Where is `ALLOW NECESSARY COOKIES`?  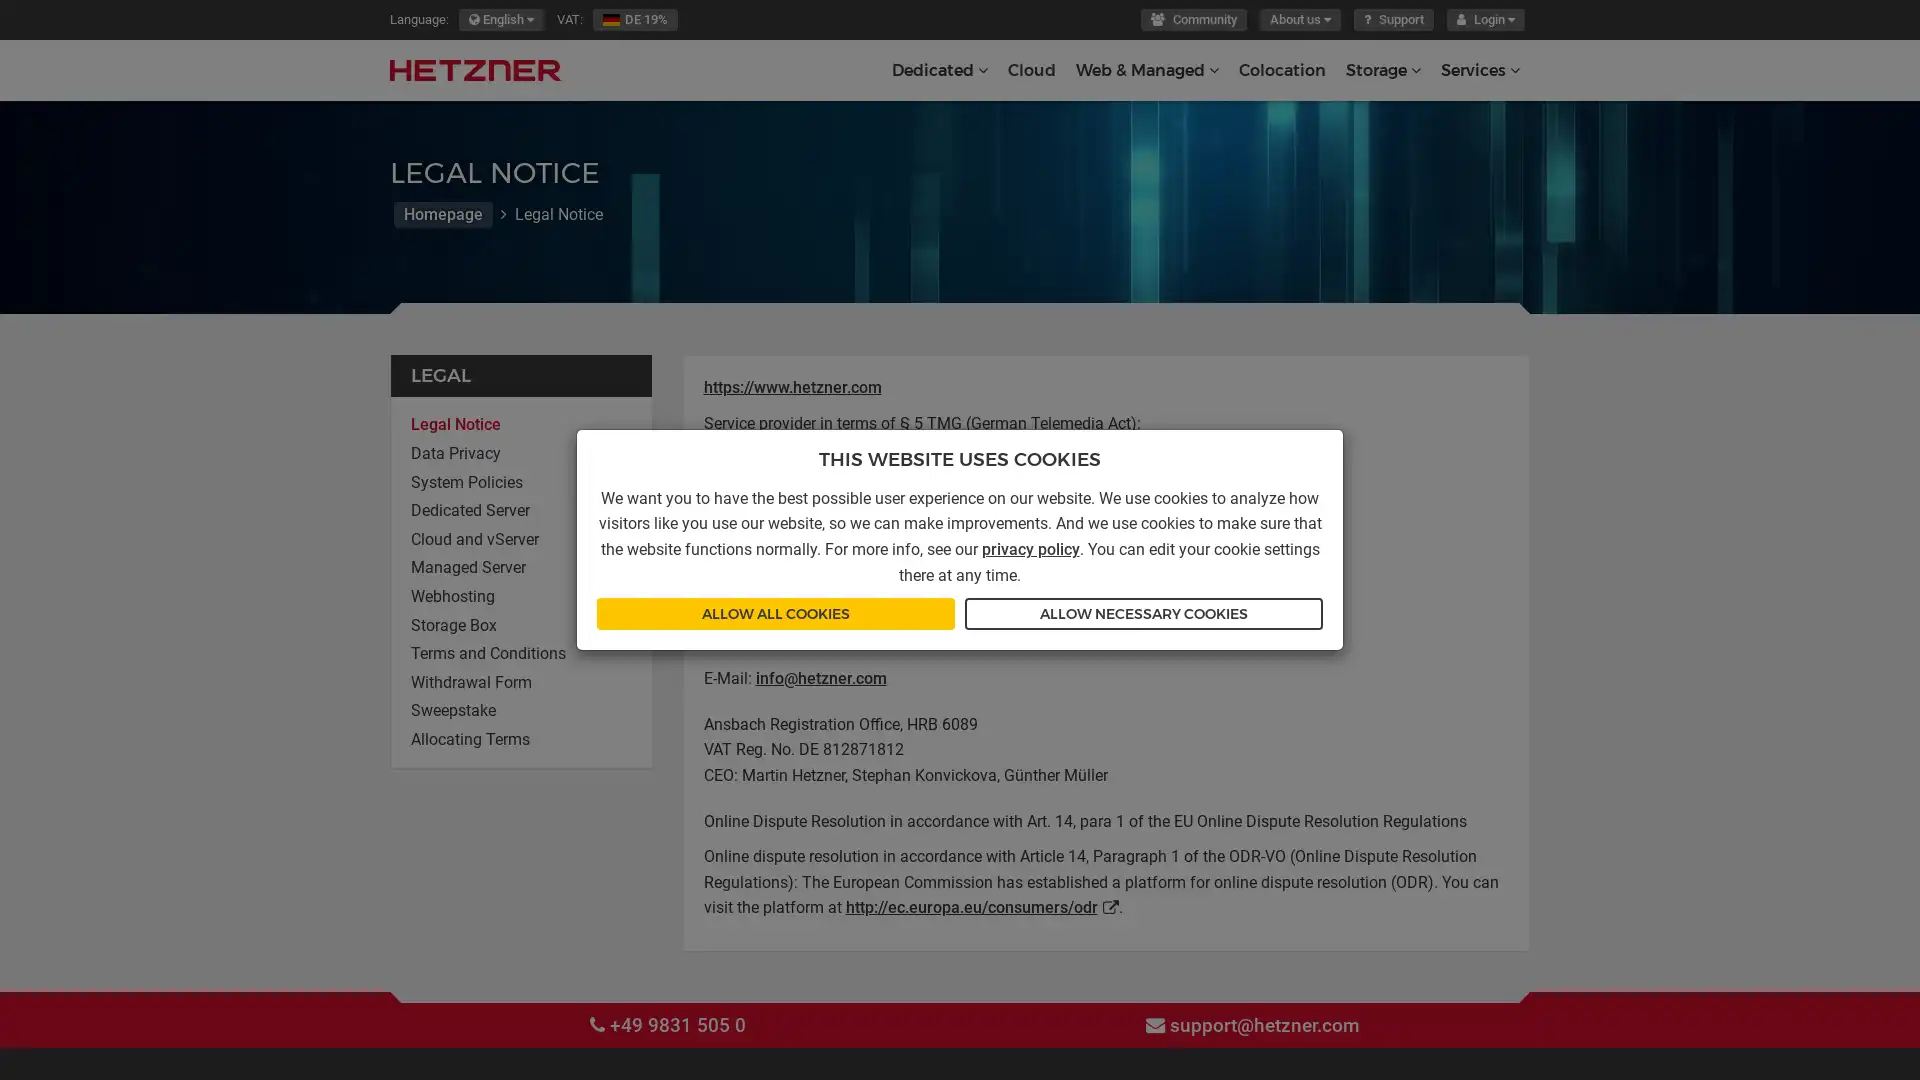
ALLOW NECESSARY COOKIES is located at coordinates (1143, 612).